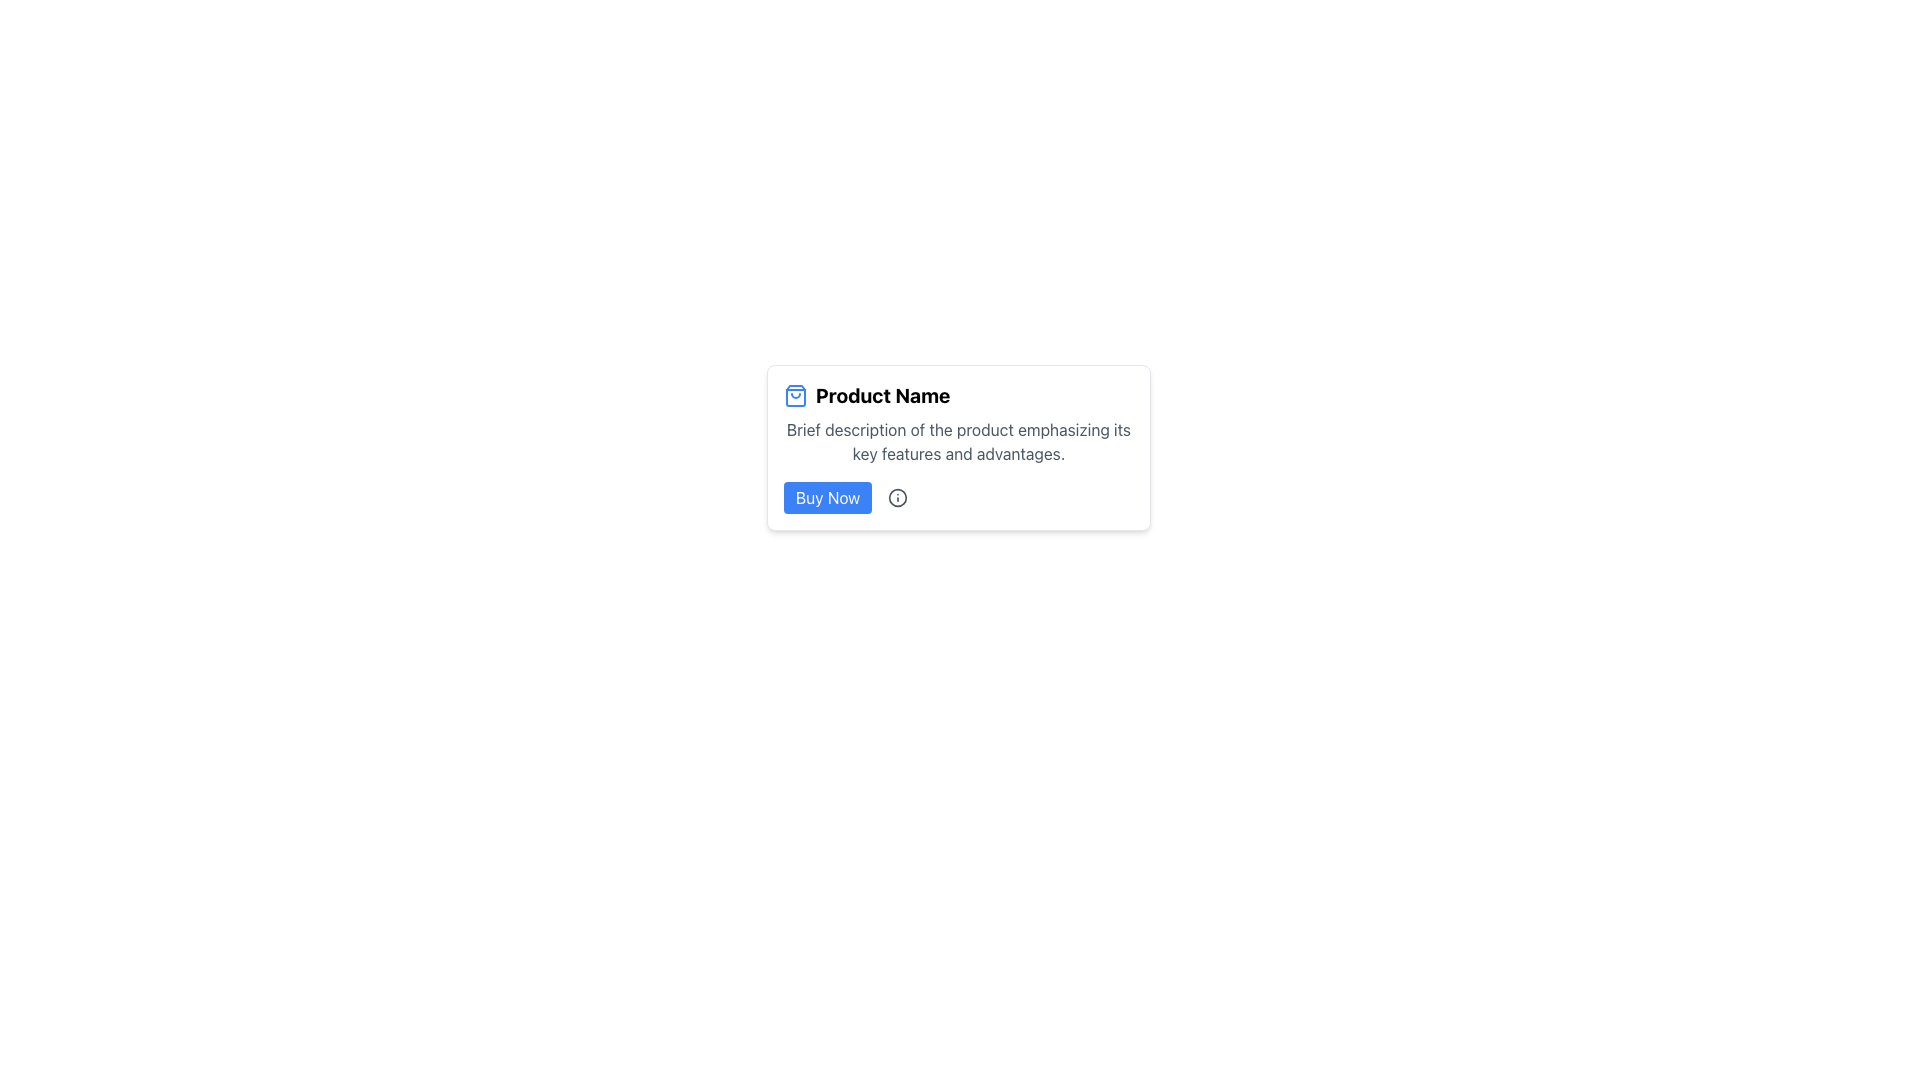 This screenshot has width=1920, height=1080. I want to click on the rectangular blue 'Buy Now' button with white text to initiate a purchase, so click(828, 496).